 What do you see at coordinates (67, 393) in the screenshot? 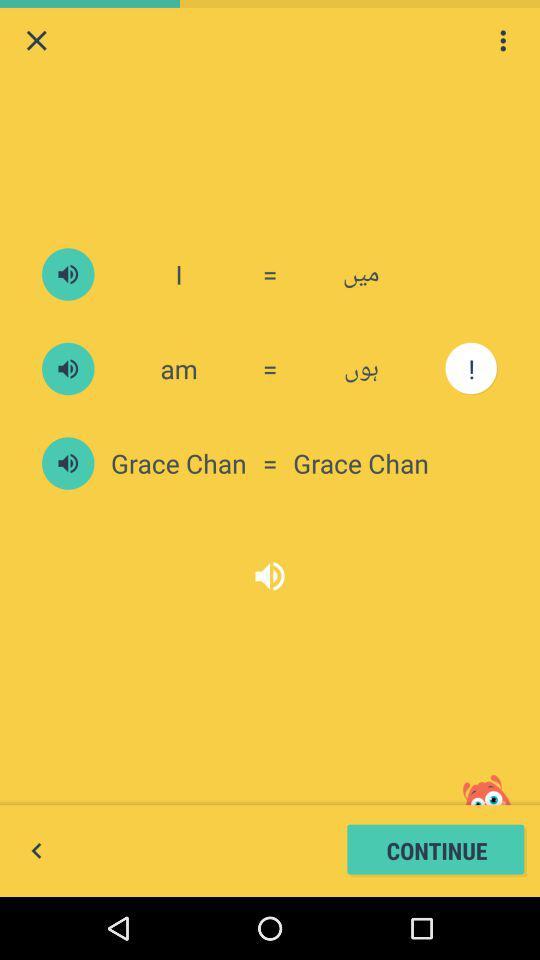
I see `the volume icon` at bounding box center [67, 393].